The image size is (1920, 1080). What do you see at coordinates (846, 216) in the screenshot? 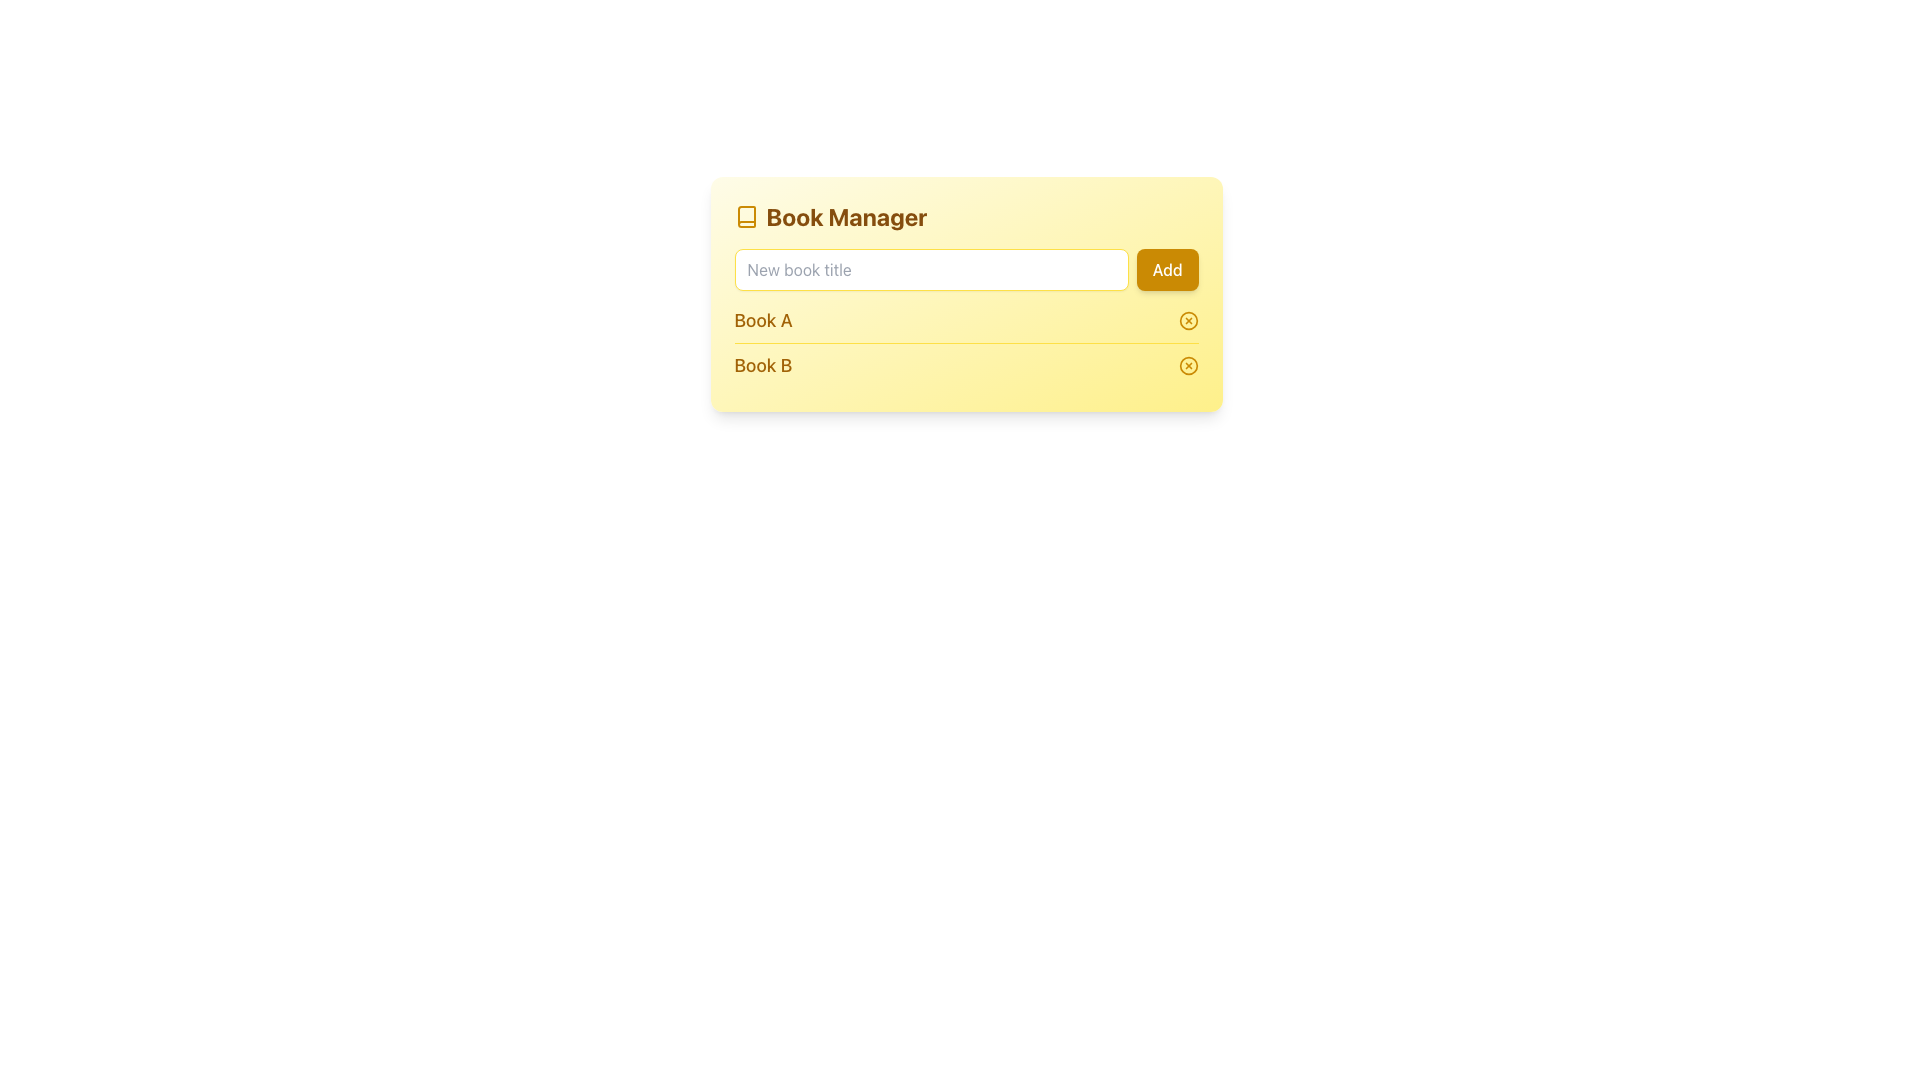
I see `text from the bold, large-font label displaying 'Book Manager' located in the top-left section of the yellow card box` at bounding box center [846, 216].